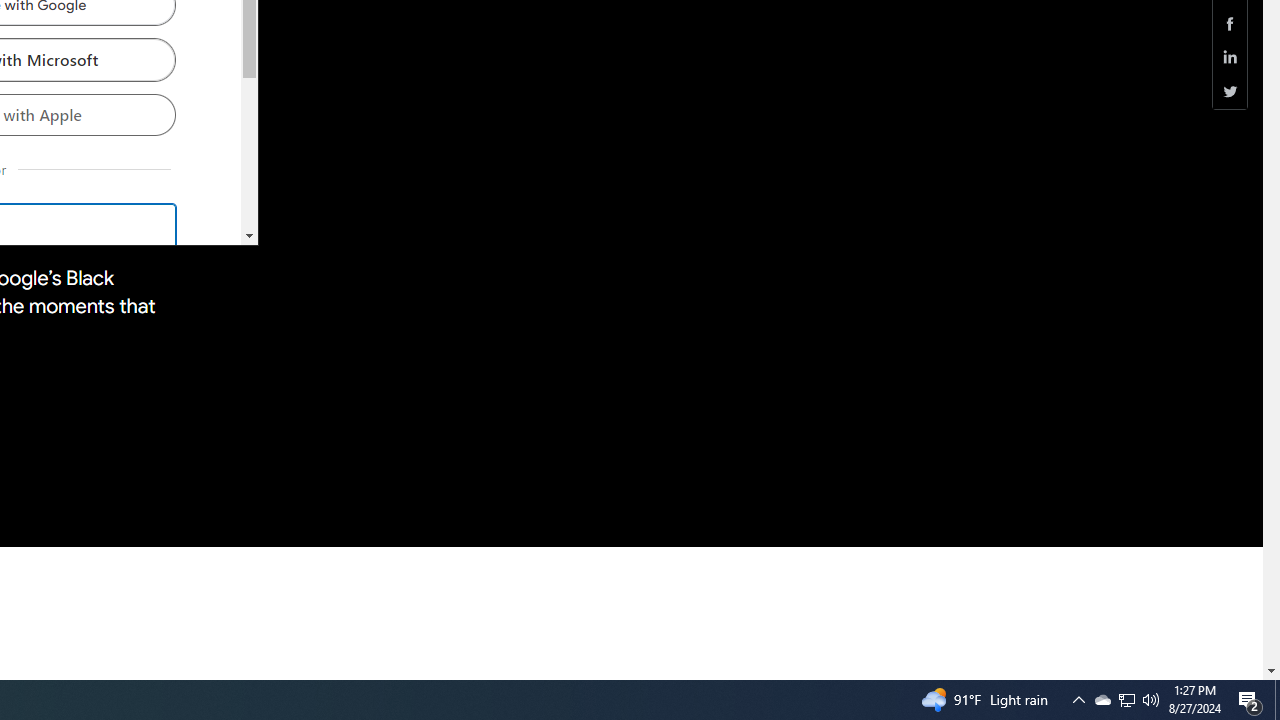  Describe the element at coordinates (1101, 698) in the screenshot. I see `'User Promoted Notification Area'` at that location.